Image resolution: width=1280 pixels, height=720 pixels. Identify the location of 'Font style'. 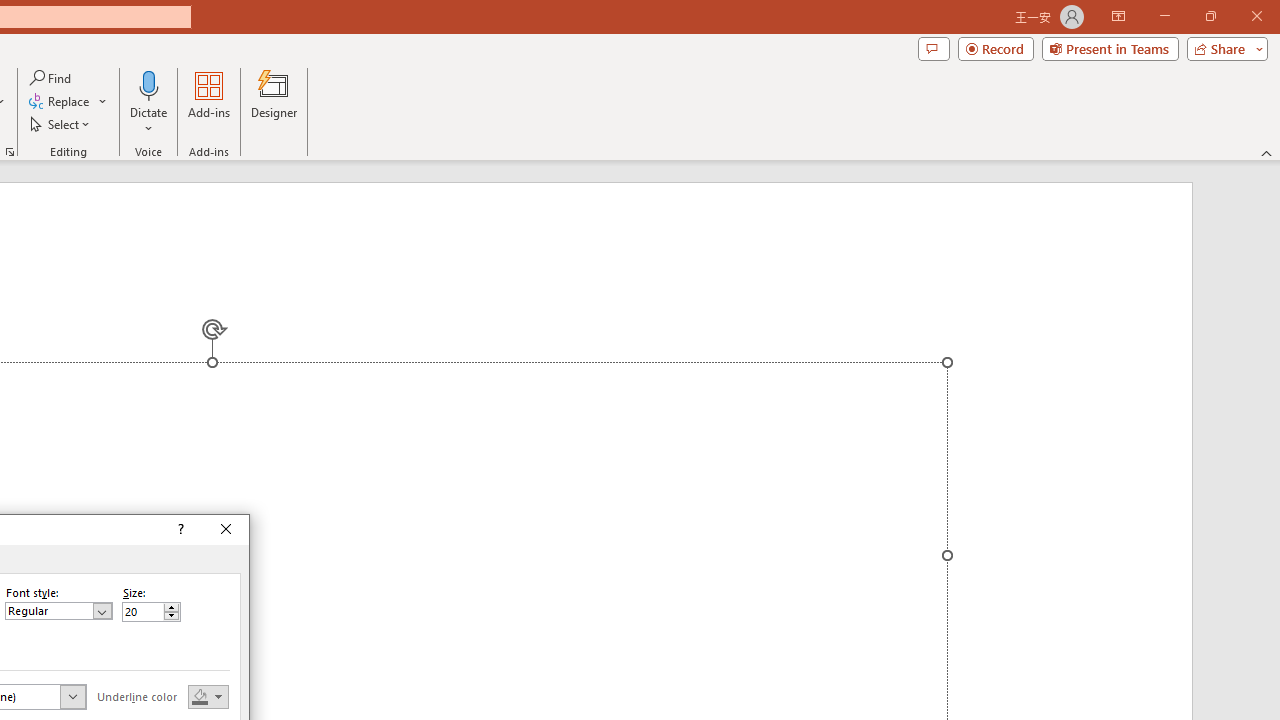
(58, 609).